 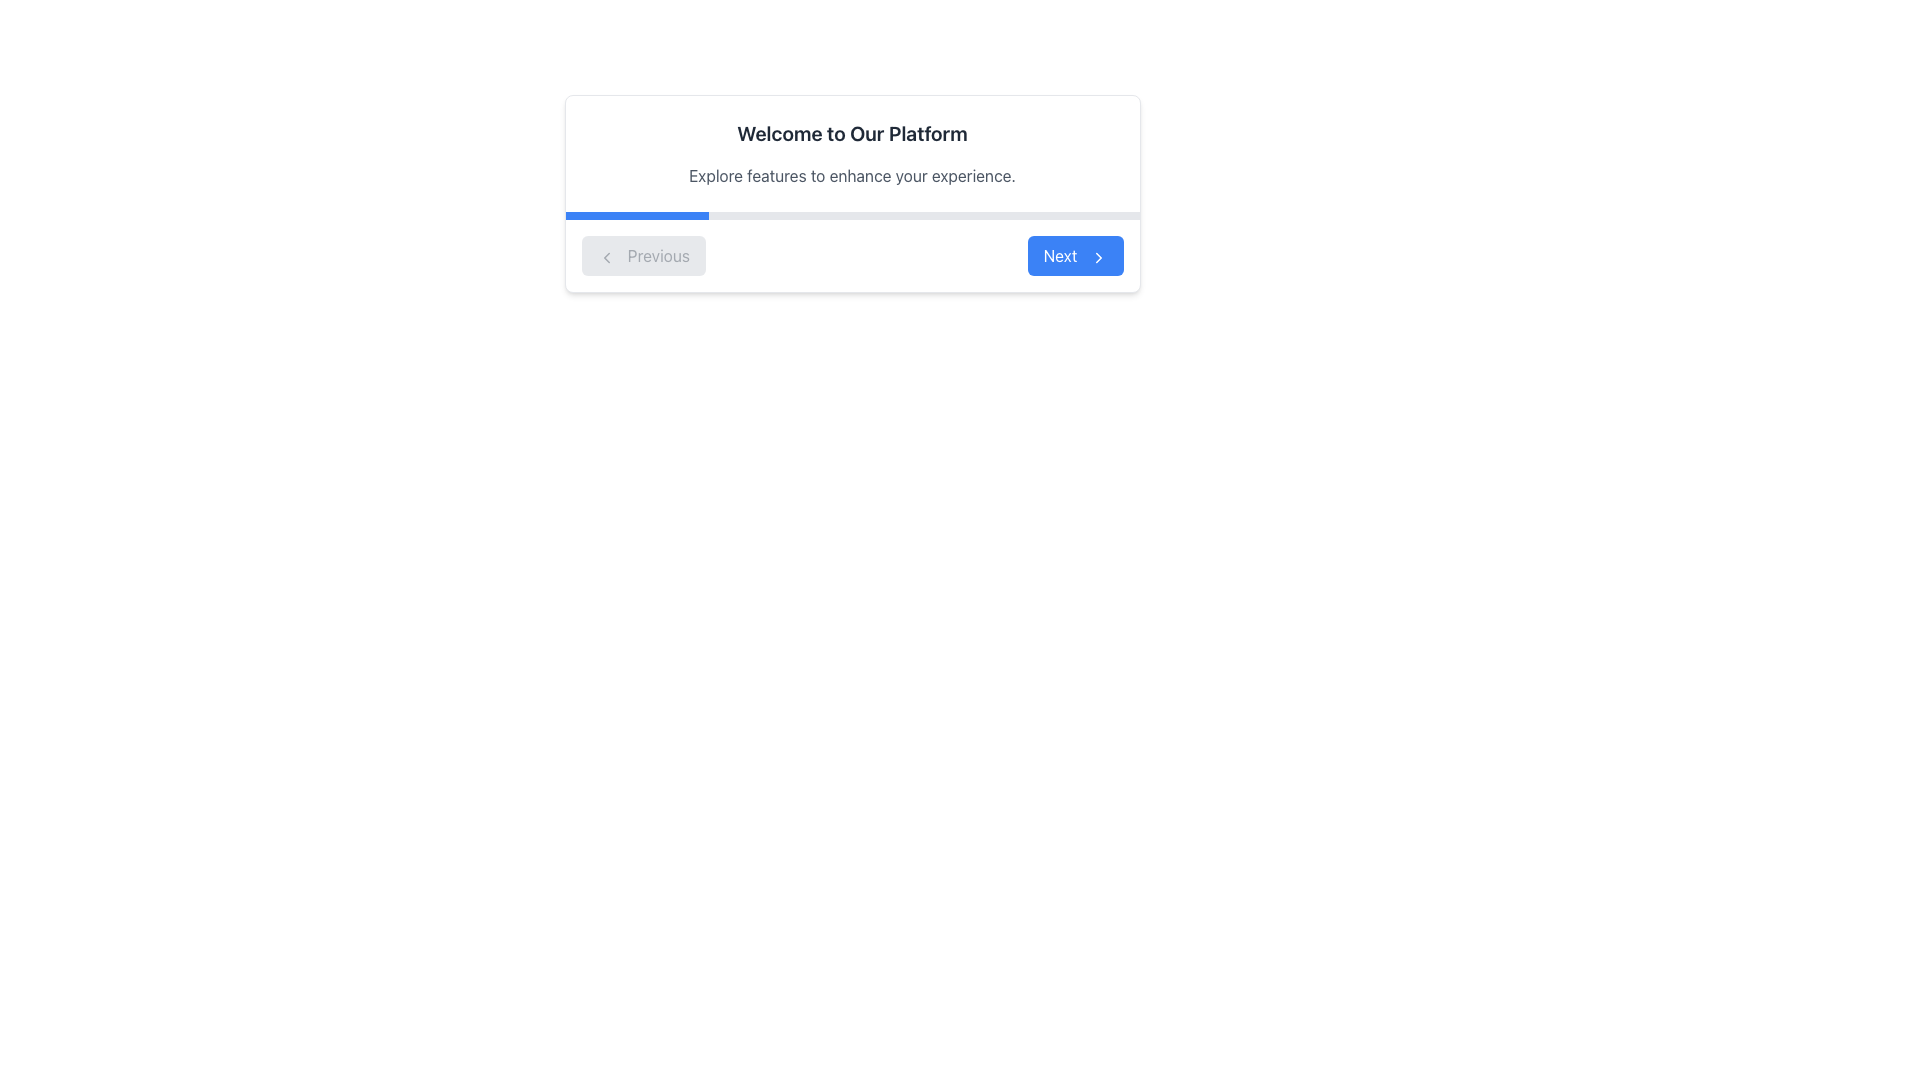 I want to click on the completion percentage represented by the Progress Bar, which indicates 25% completion of a task, so click(x=636, y=216).